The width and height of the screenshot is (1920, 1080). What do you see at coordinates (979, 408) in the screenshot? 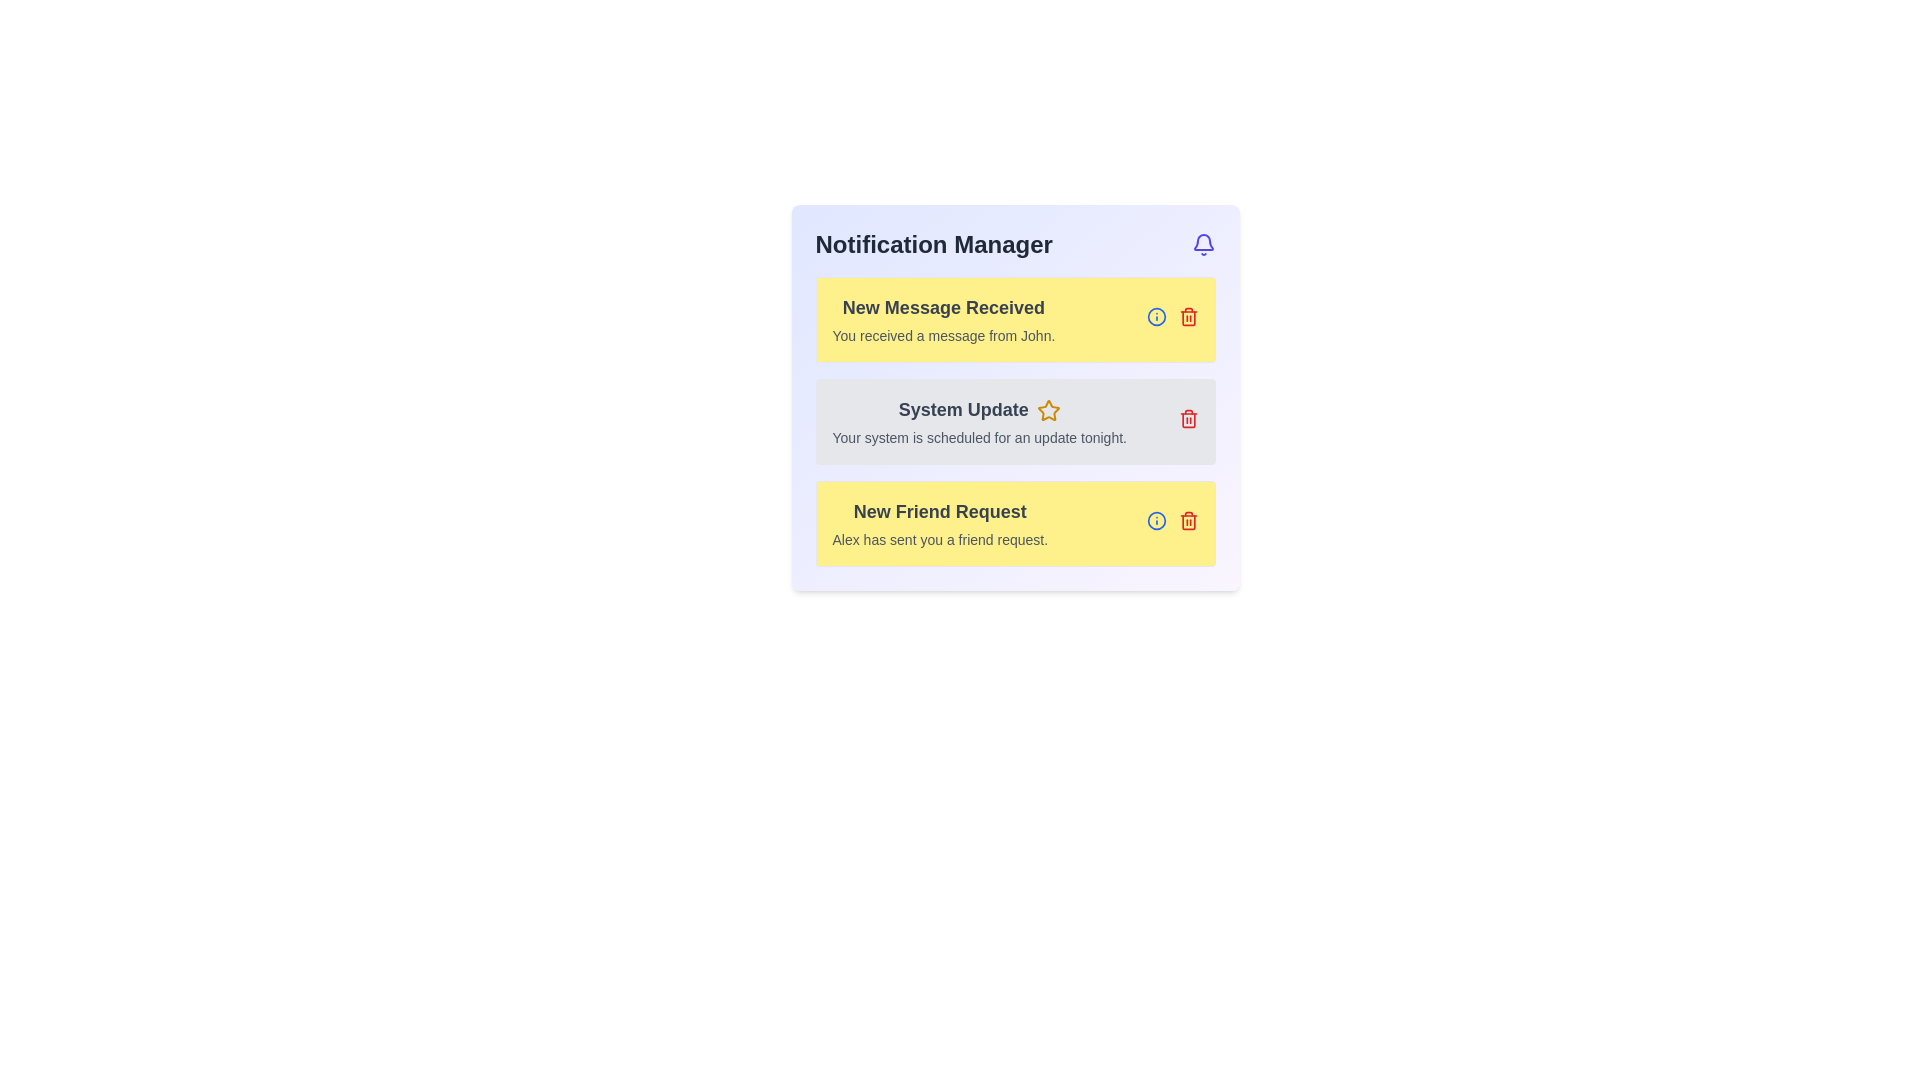
I see `the text label that communicates the title or subject of the current notification within the 'Notification Manager' panel, located between 'New Message Received' and 'New Friend Request'` at bounding box center [979, 408].